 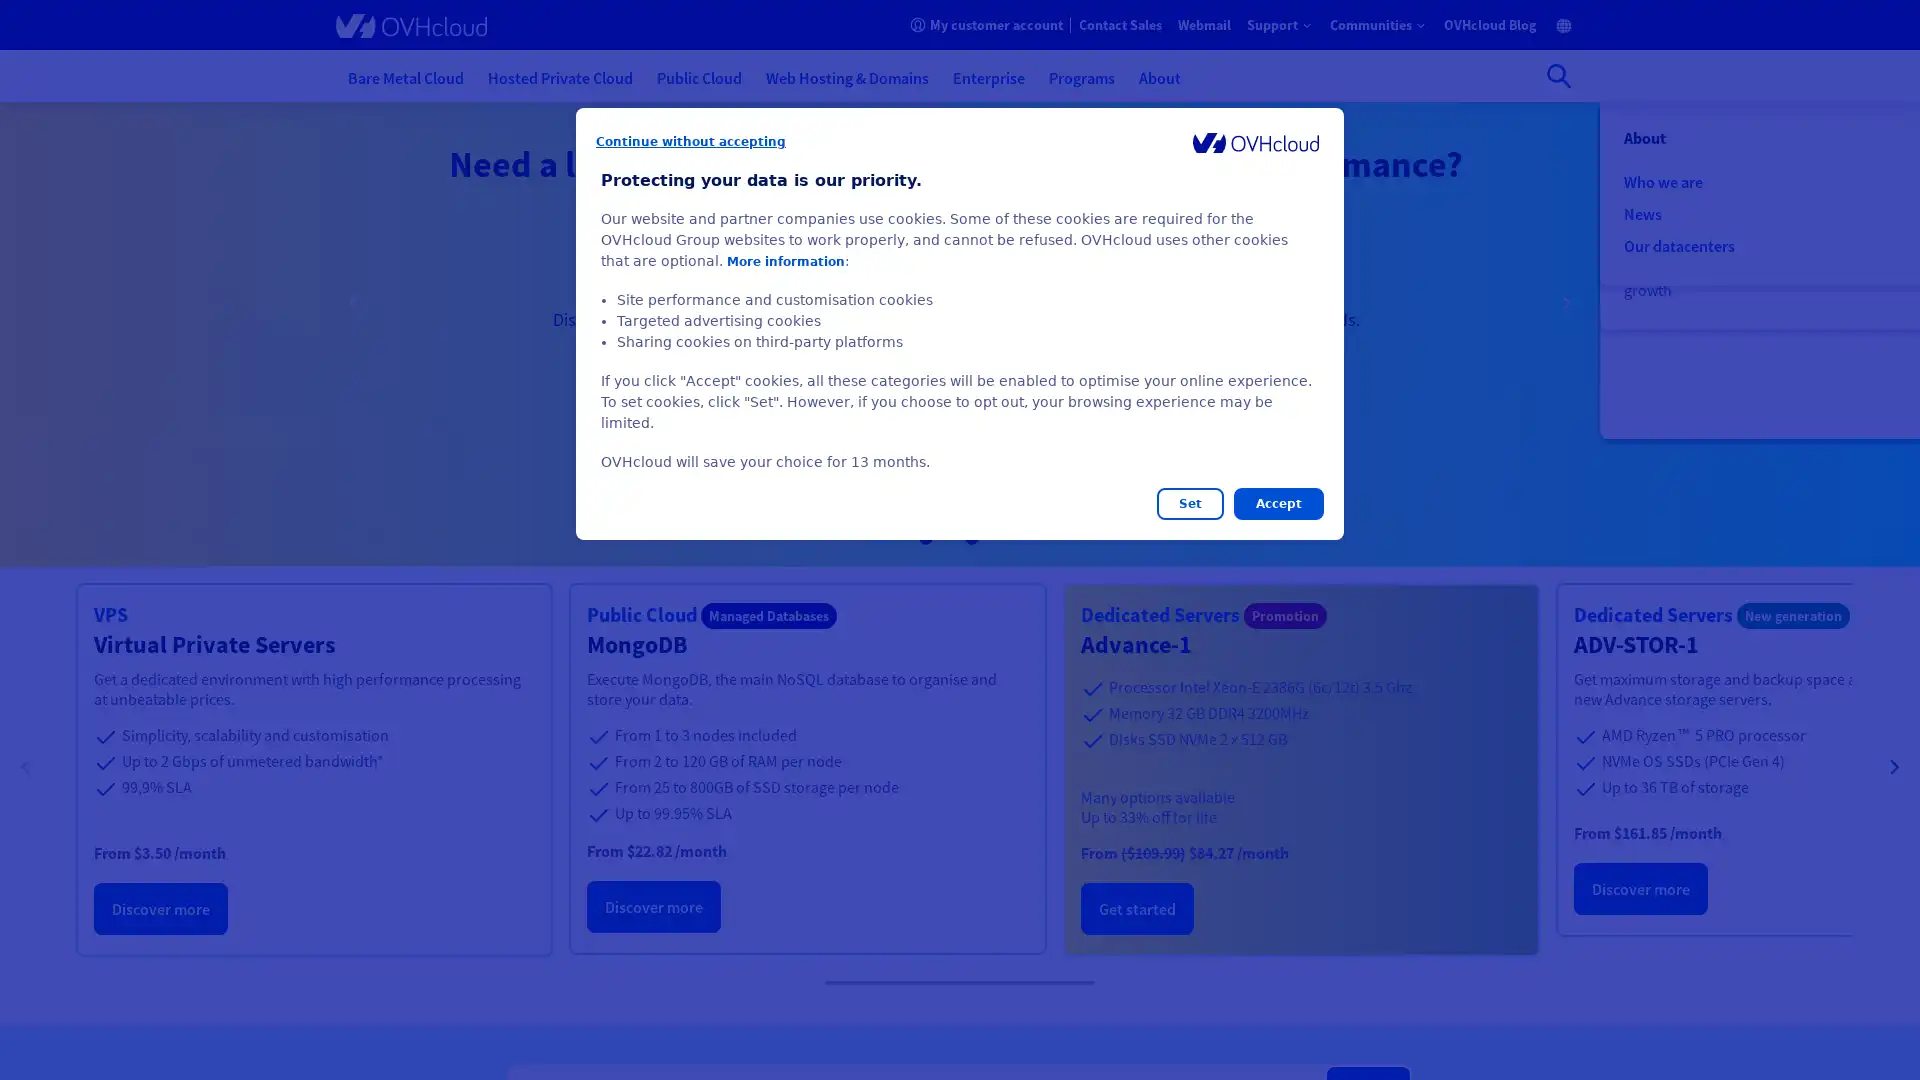 I want to click on Accept, so click(x=1277, y=503).